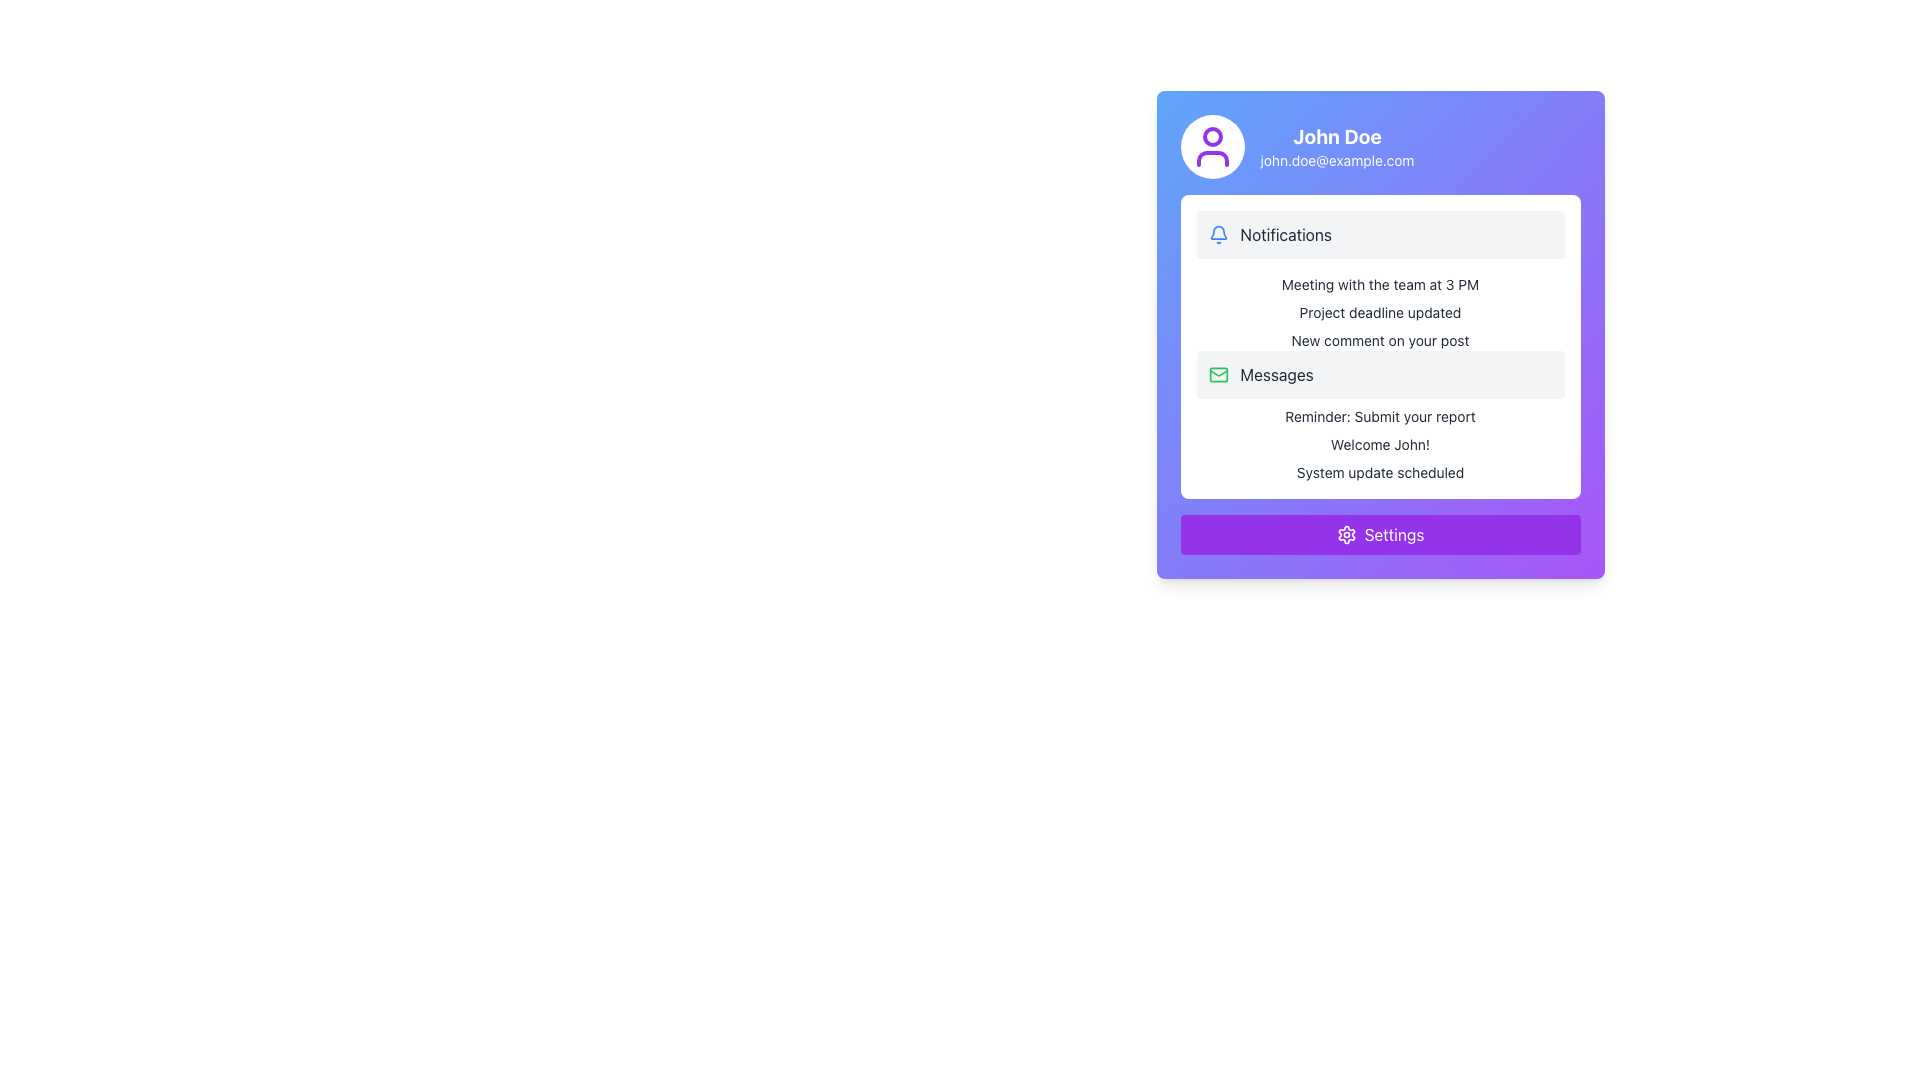 This screenshot has height=1080, width=1920. Describe the element at coordinates (1379, 285) in the screenshot. I see `the text label displaying 'Meeting with the team at 3 PM' located in the notifications section as the first item in the list` at that location.